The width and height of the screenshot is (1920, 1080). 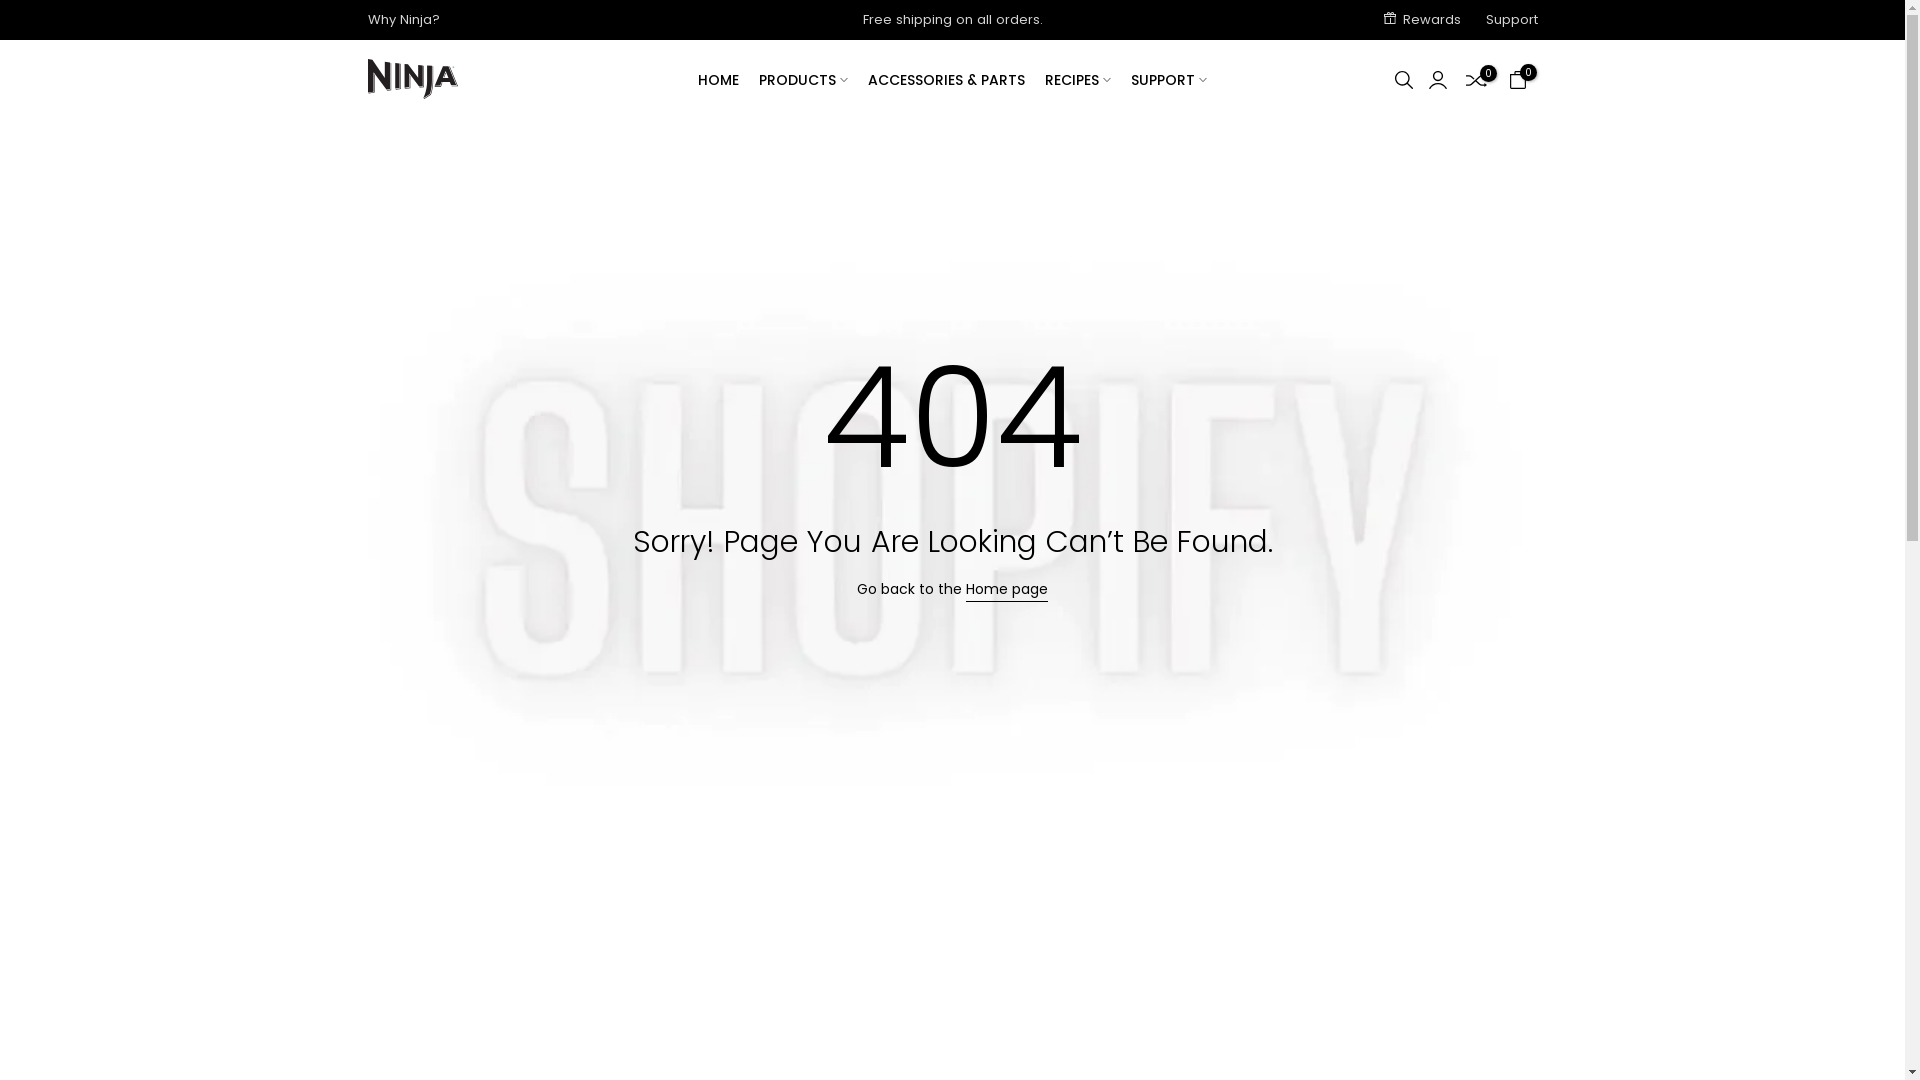 I want to click on 'SUPPORT', so click(x=1163, y=79).